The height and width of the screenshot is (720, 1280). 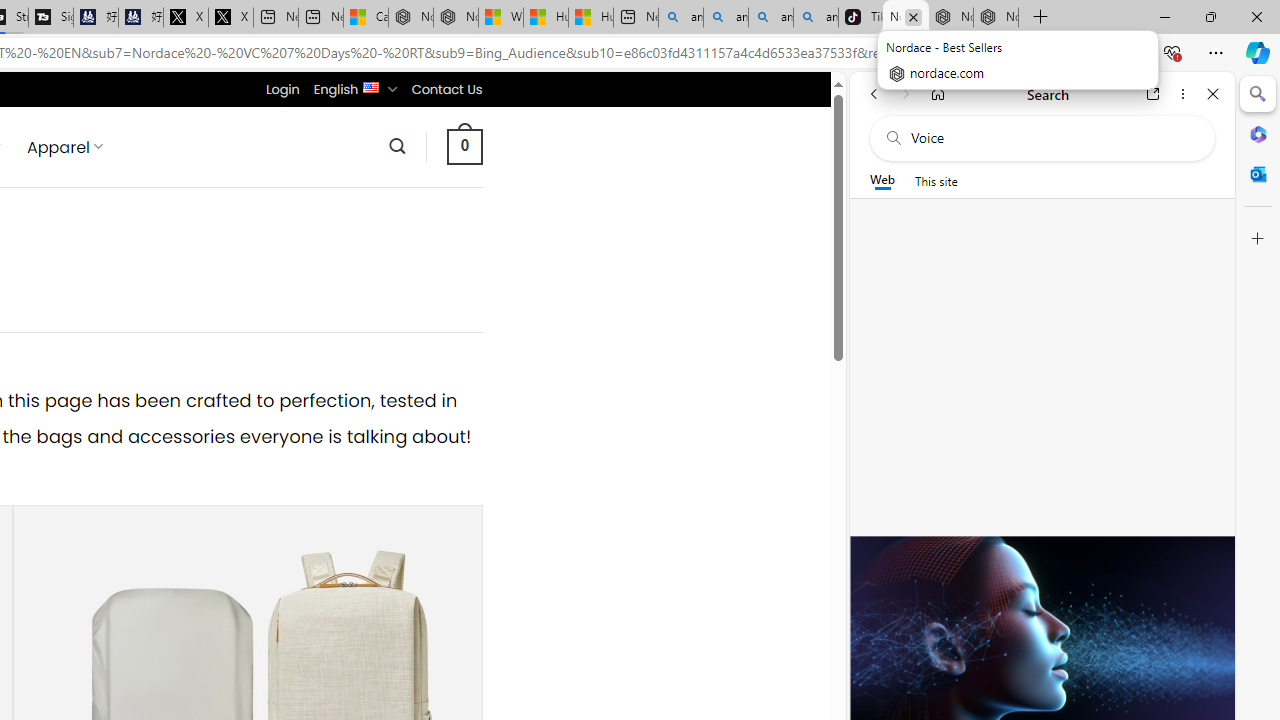 What do you see at coordinates (950, 52) in the screenshot?
I see `'This site has coupons! Shopping in Microsoft Edge'` at bounding box center [950, 52].